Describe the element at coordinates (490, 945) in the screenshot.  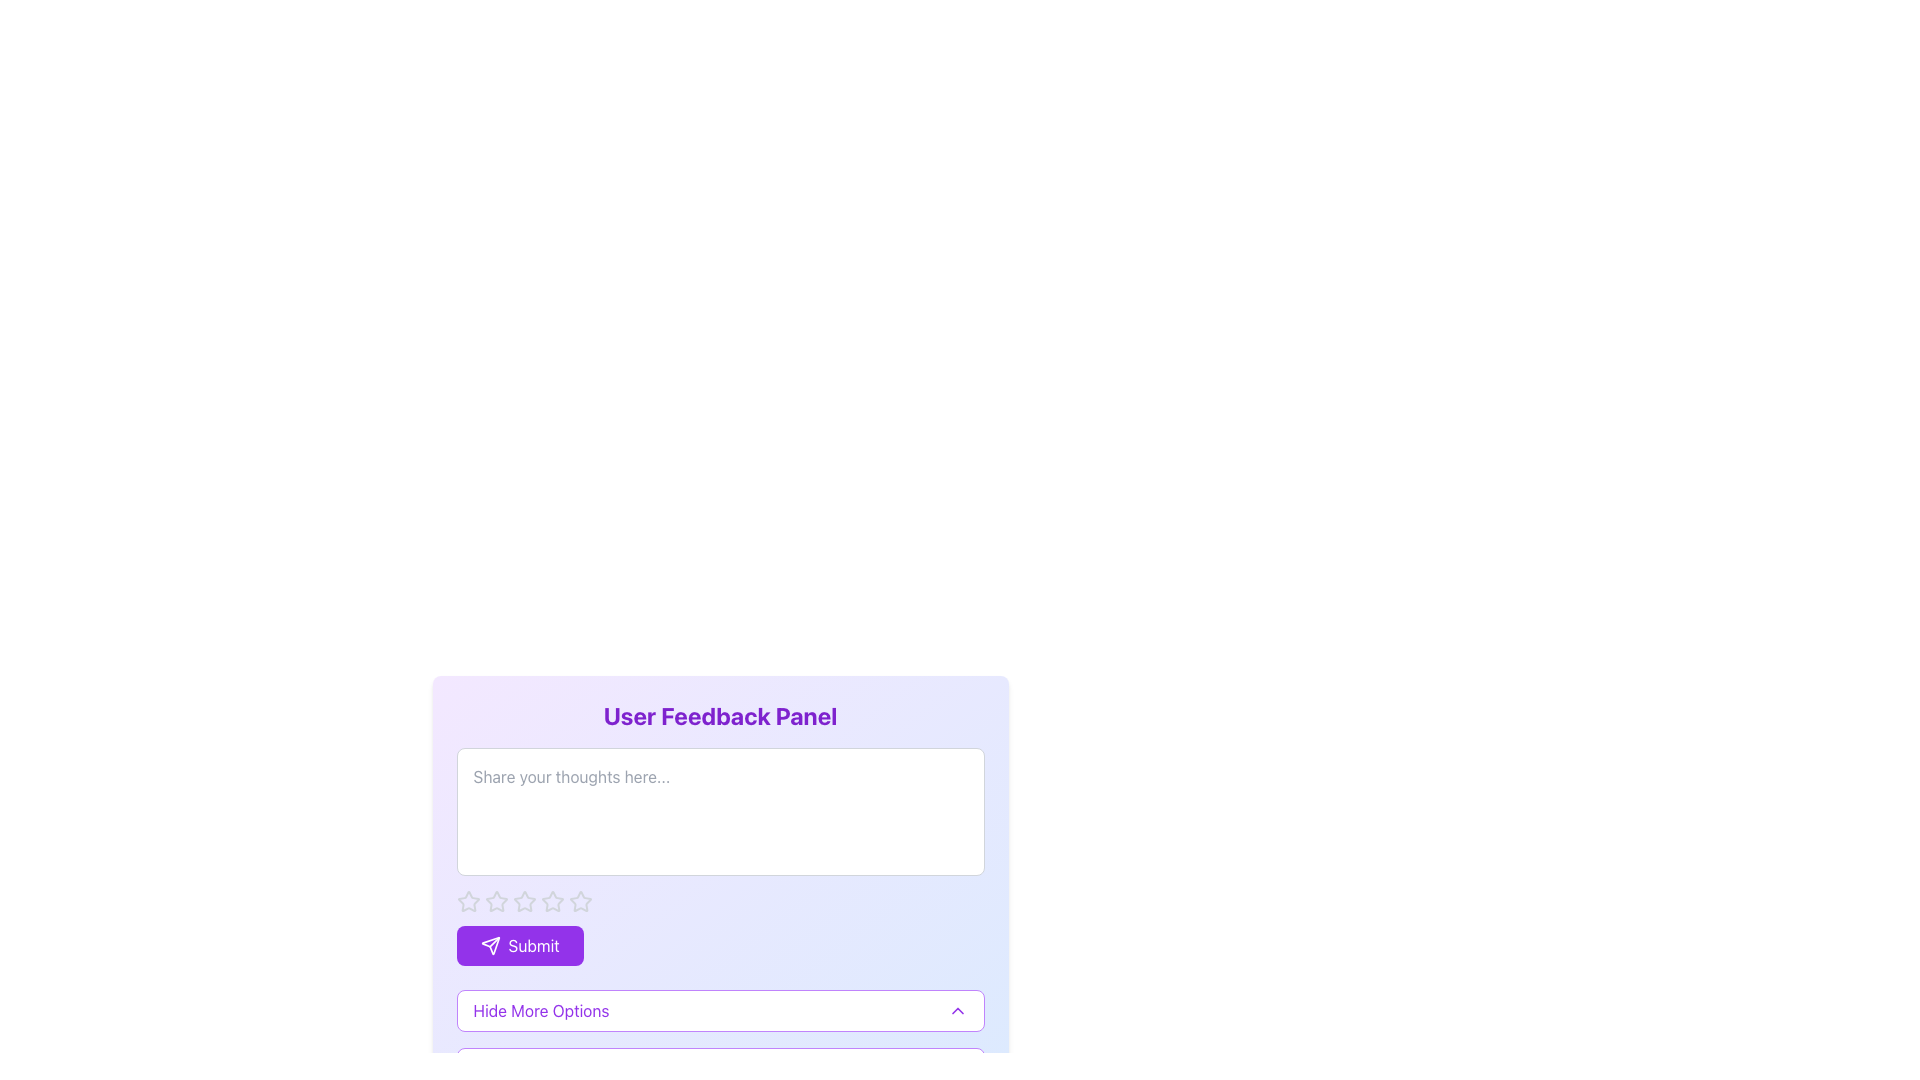
I see `the paper plane SVG icon located on the left side of the 'Submit' button` at that location.